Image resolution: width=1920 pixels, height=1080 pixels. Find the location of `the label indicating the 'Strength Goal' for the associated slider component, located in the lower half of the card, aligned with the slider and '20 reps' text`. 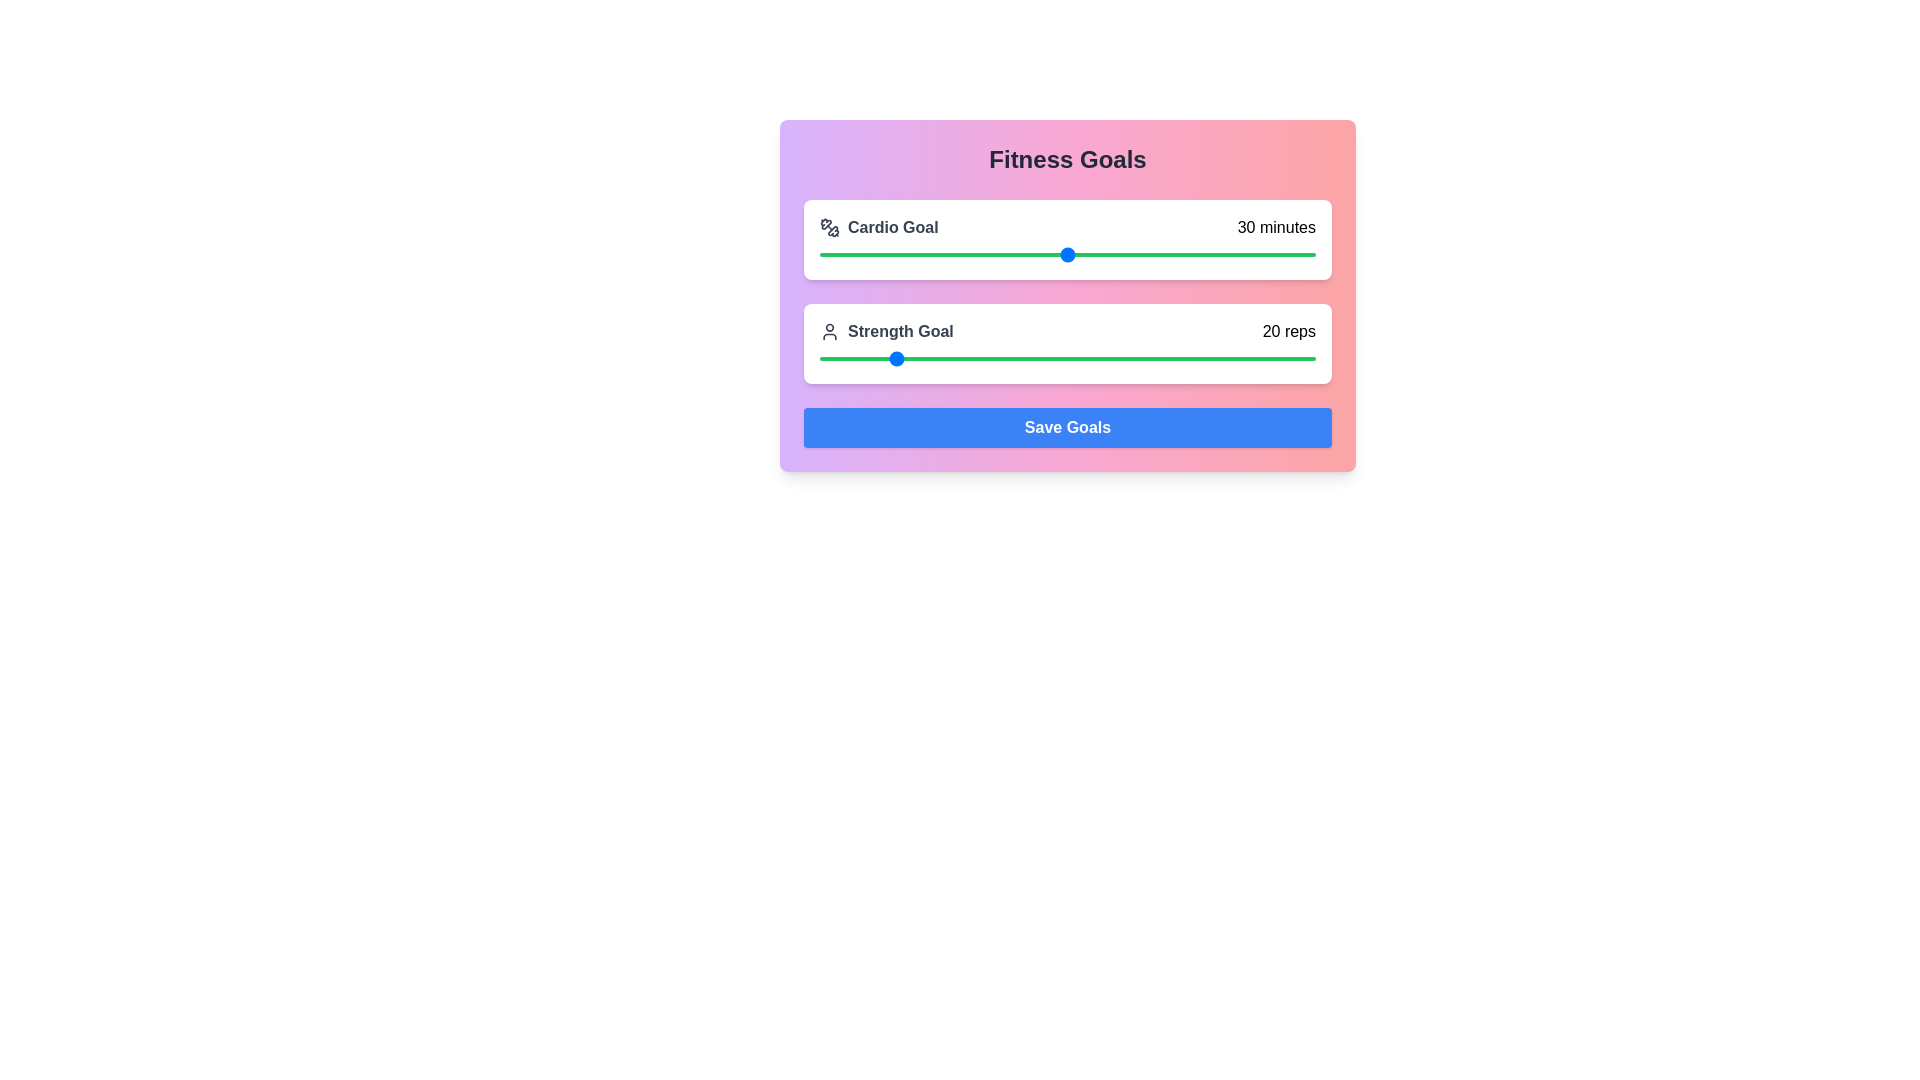

the label indicating the 'Strength Goal' for the associated slider component, located in the lower half of the card, aligned with the slider and '20 reps' text is located at coordinates (885, 330).